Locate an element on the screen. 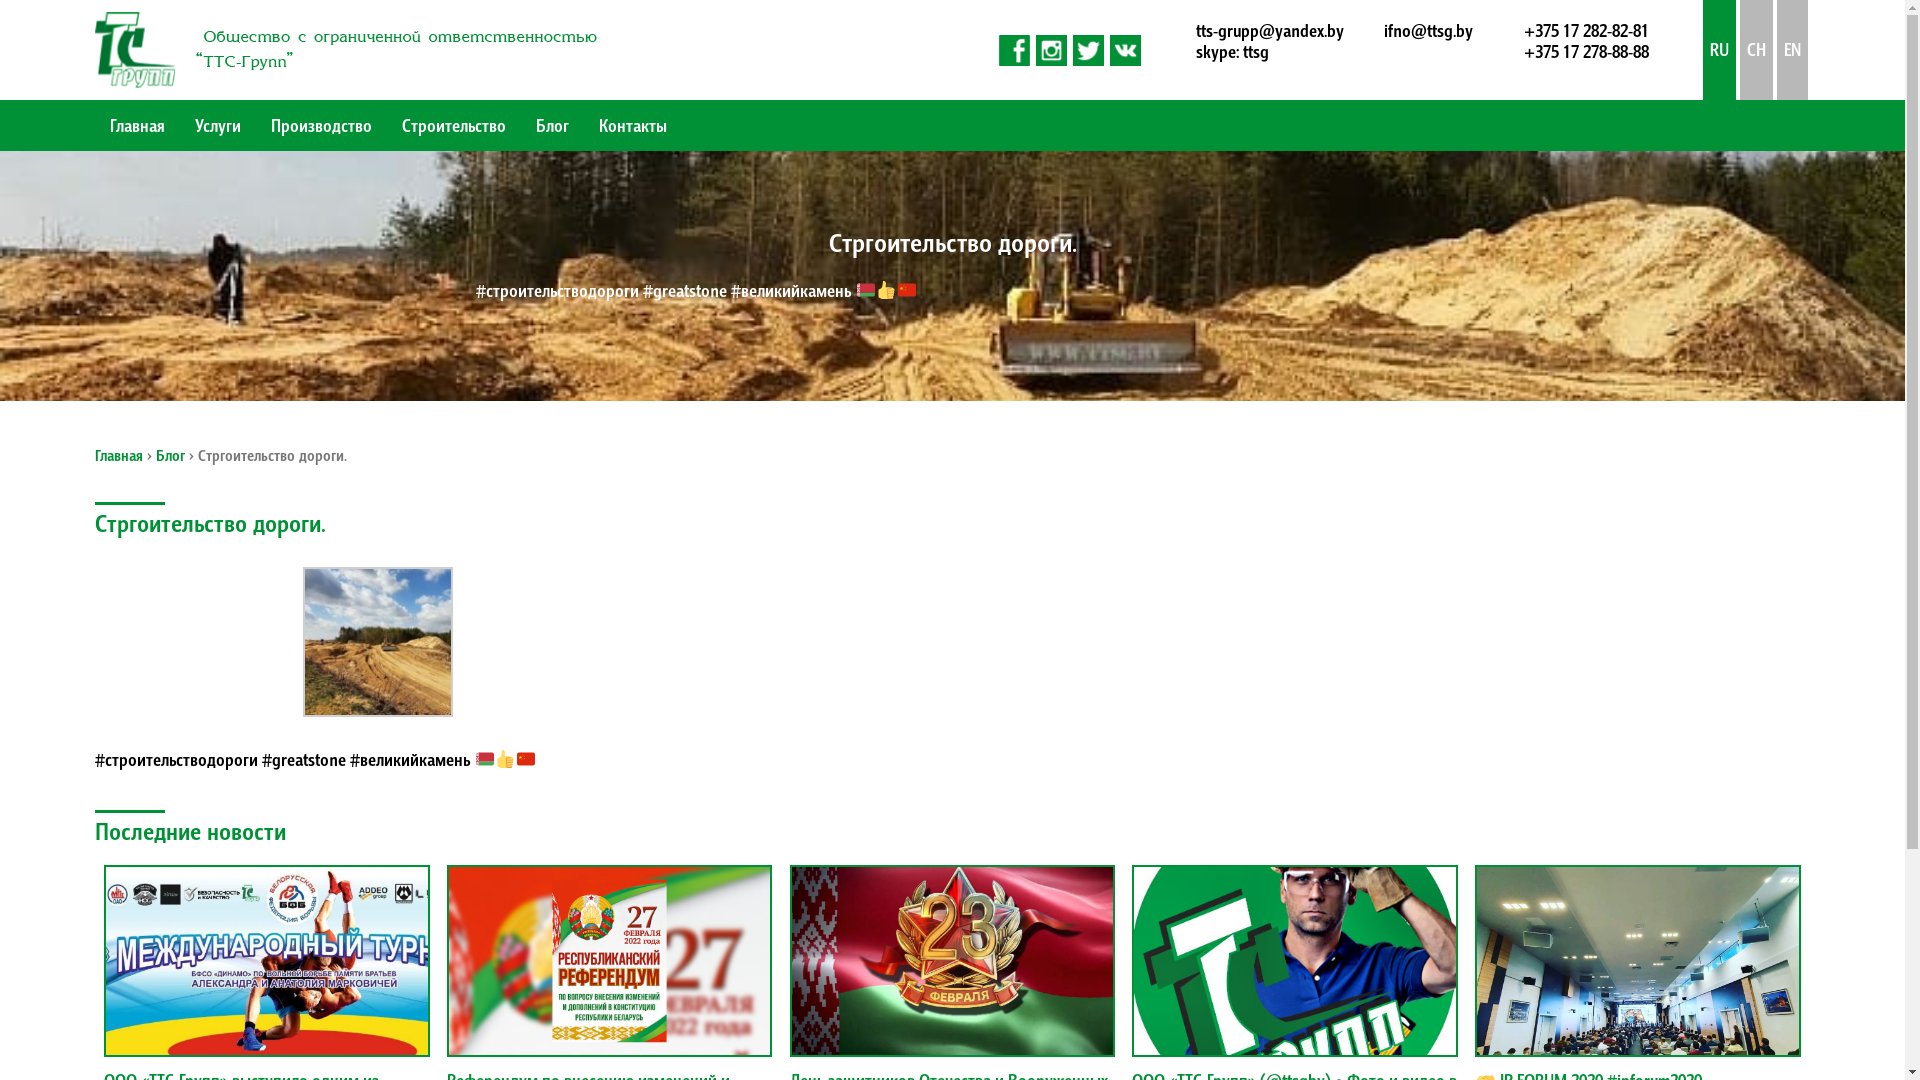 This screenshot has width=1920, height=1080. 'EN' is located at coordinates (1792, 49).